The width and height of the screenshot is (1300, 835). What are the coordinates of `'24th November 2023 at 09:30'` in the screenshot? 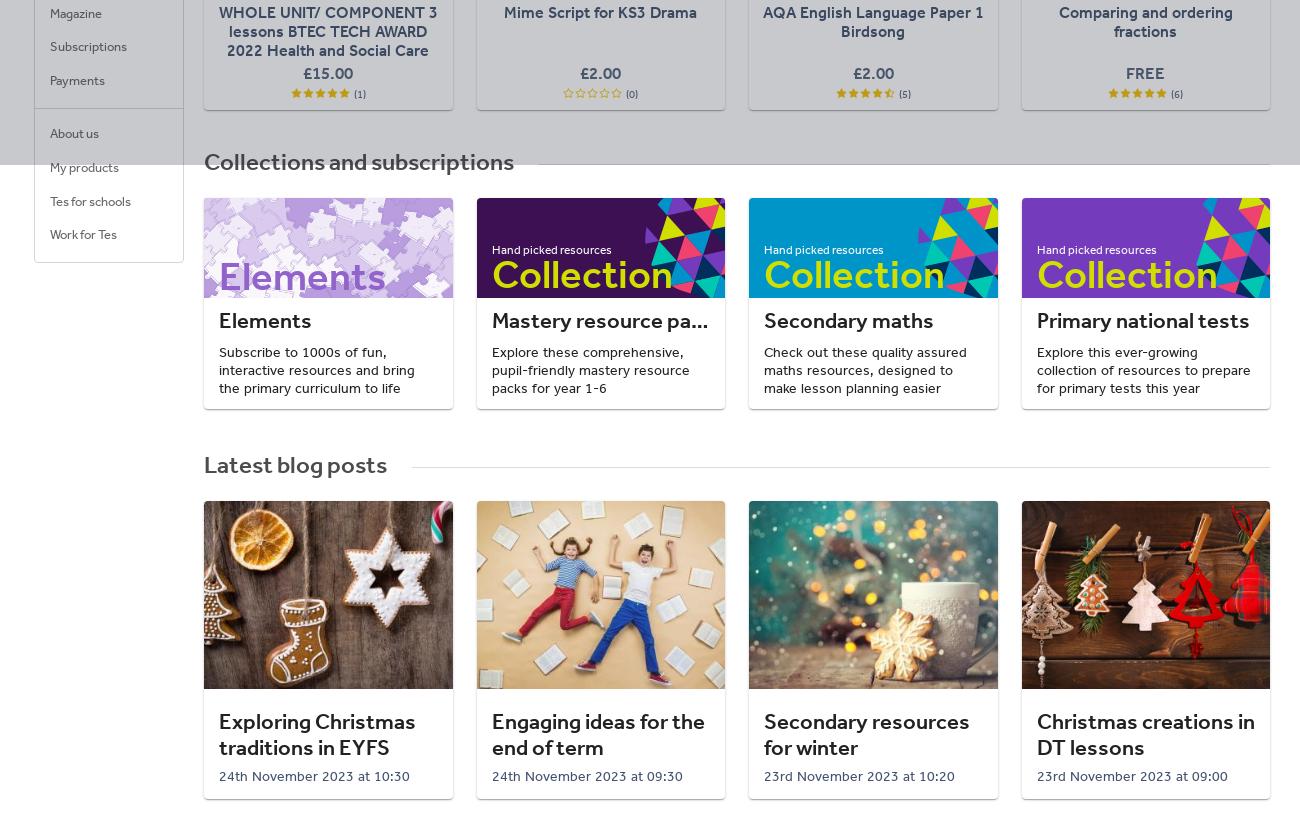 It's located at (585, 774).